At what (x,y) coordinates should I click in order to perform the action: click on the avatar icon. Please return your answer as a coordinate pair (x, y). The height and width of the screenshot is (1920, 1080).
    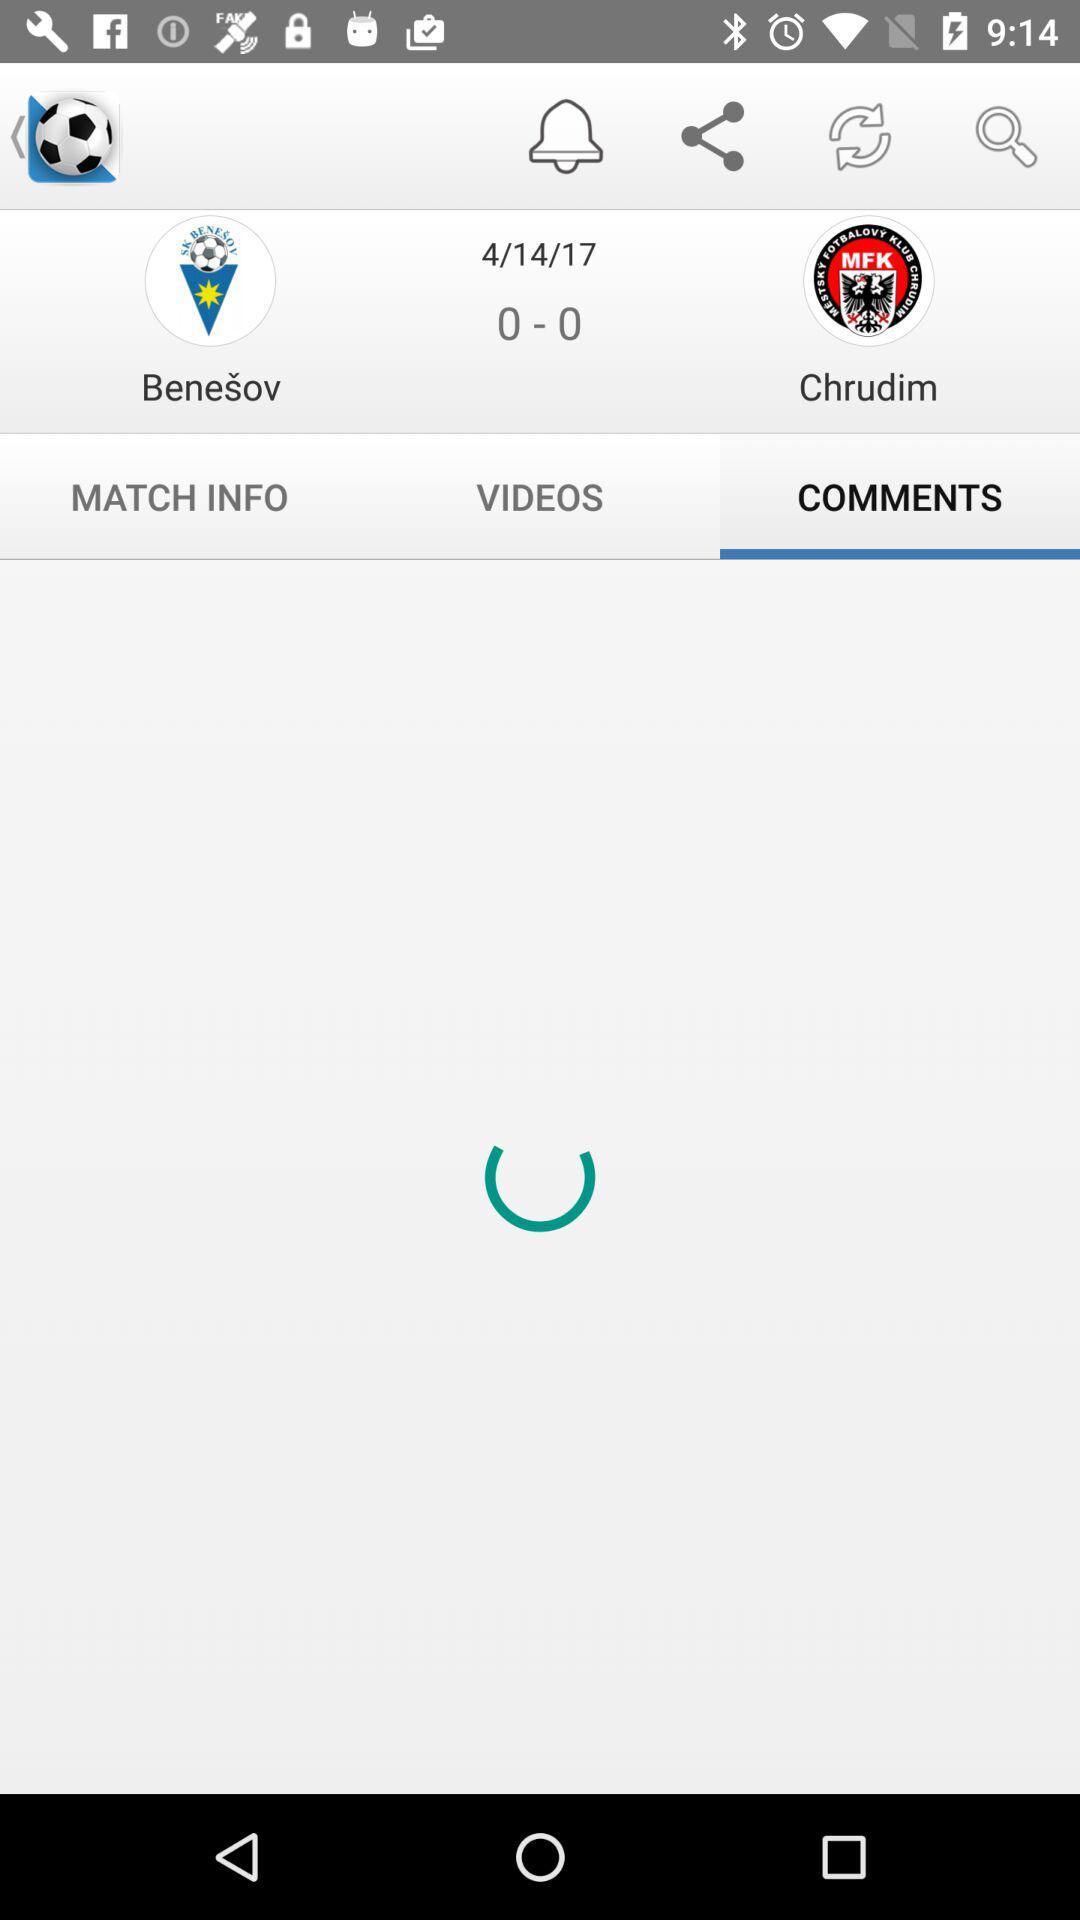
    Looking at the image, I should click on (210, 279).